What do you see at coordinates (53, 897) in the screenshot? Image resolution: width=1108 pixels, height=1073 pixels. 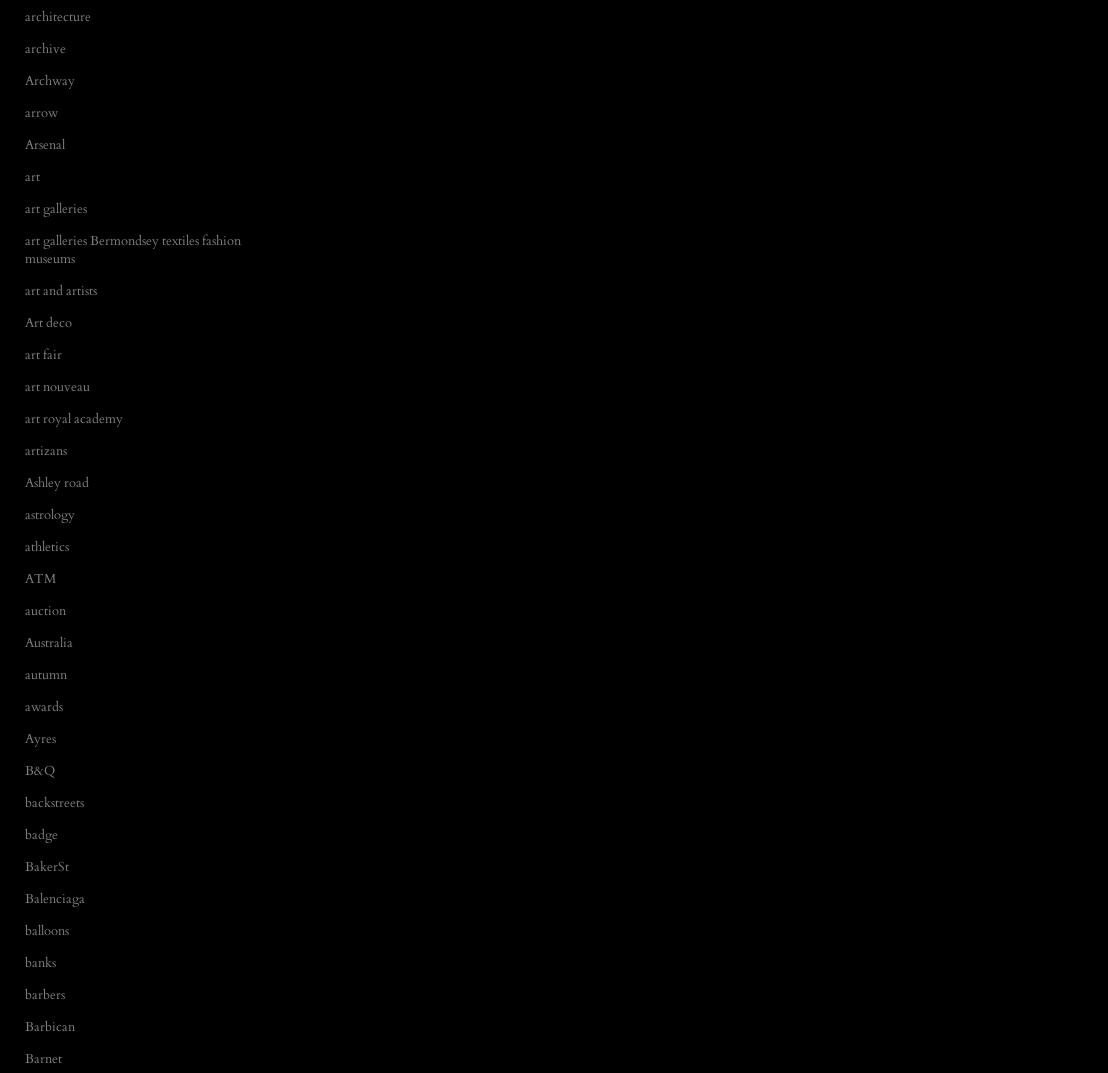 I see `'Balenciaga'` at bounding box center [53, 897].